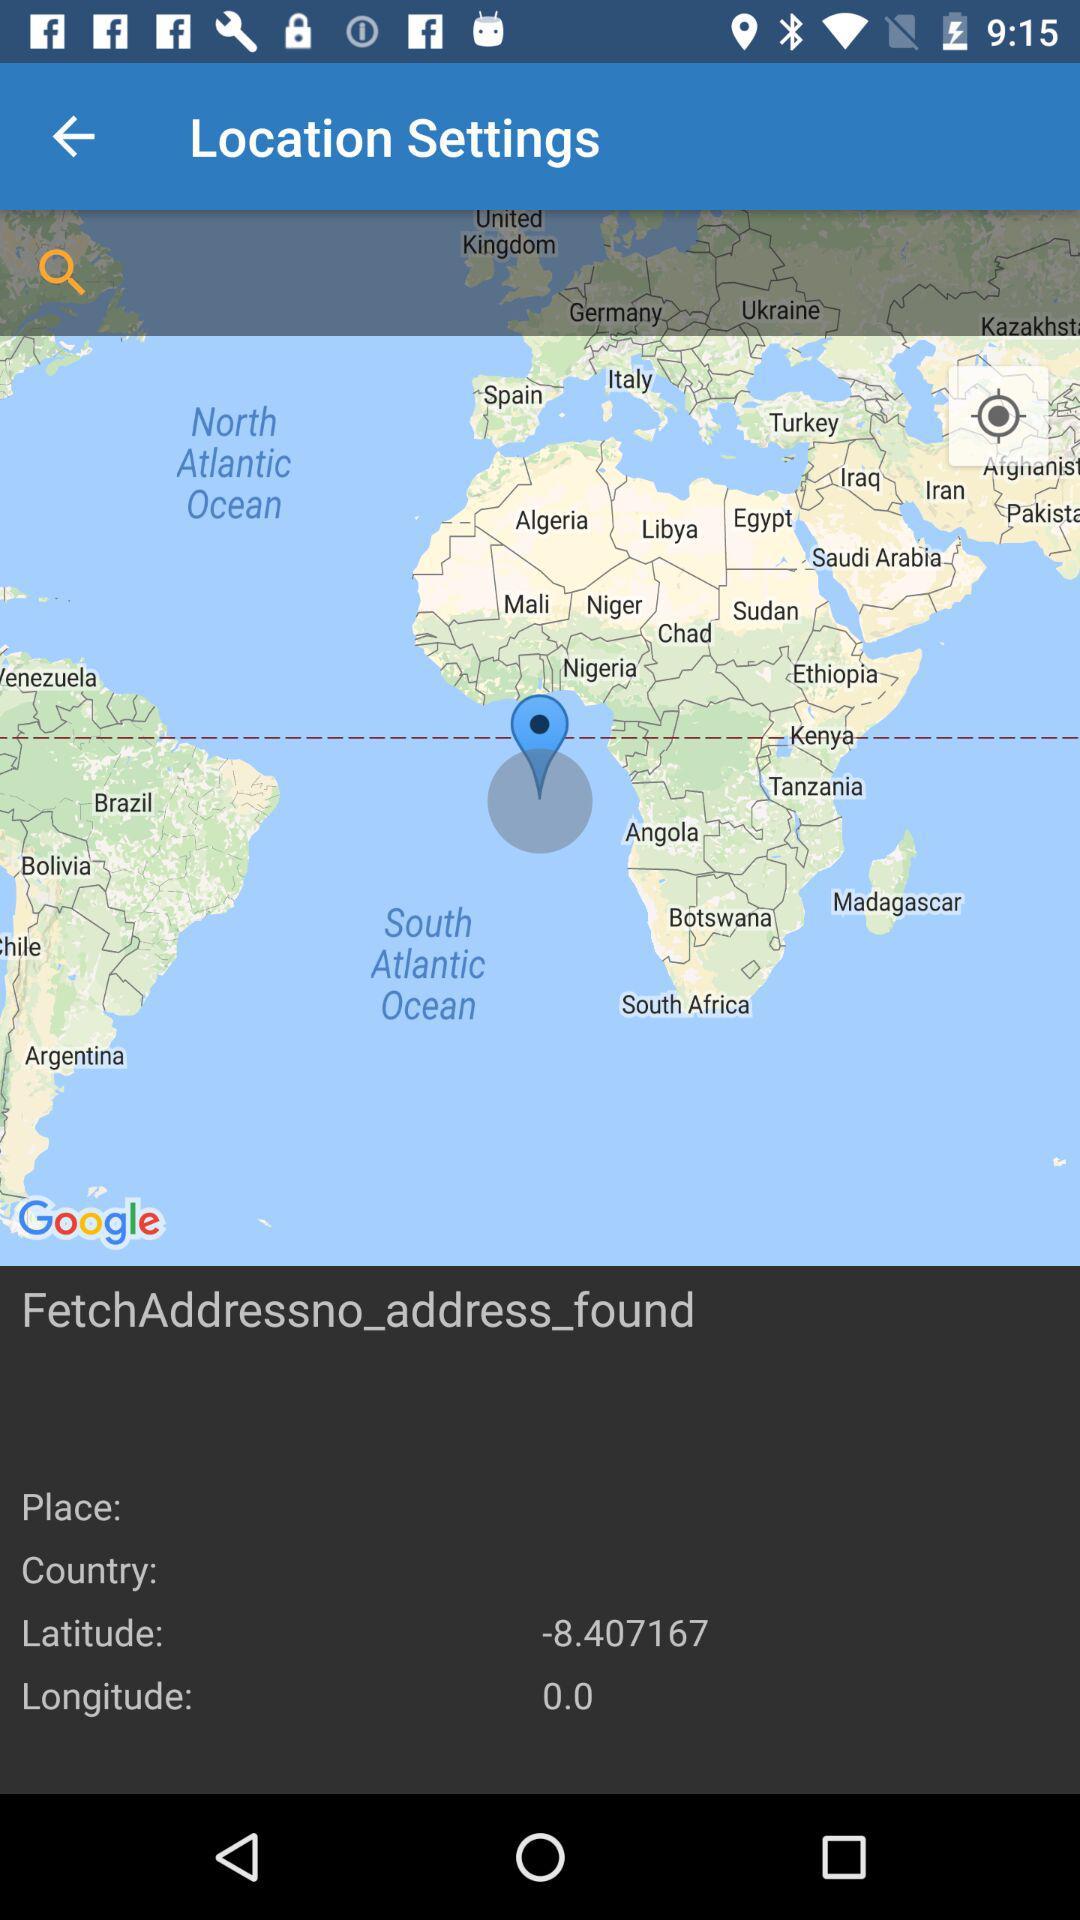 The width and height of the screenshot is (1080, 1920). What do you see at coordinates (540, 737) in the screenshot?
I see `the icon above fetchaddressno_address_found item` at bounding box center [540, 737].